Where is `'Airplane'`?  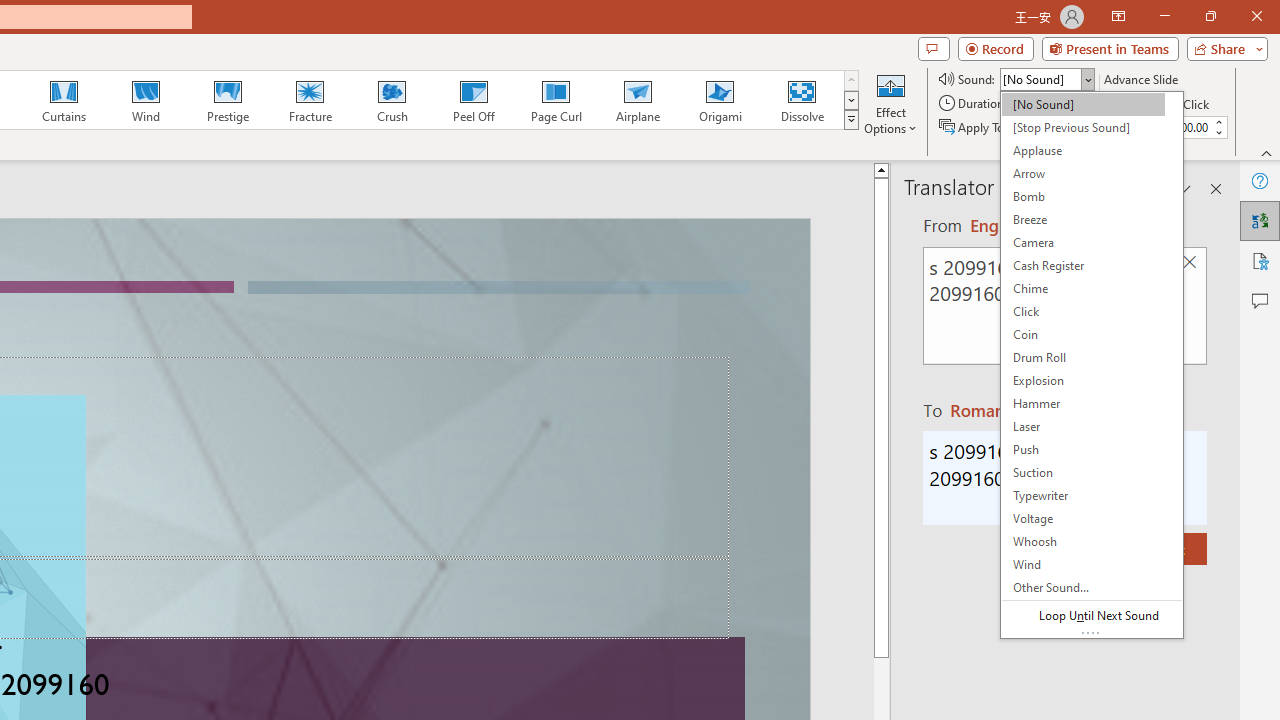 'Airplane' is located at coordinates (636, 100).